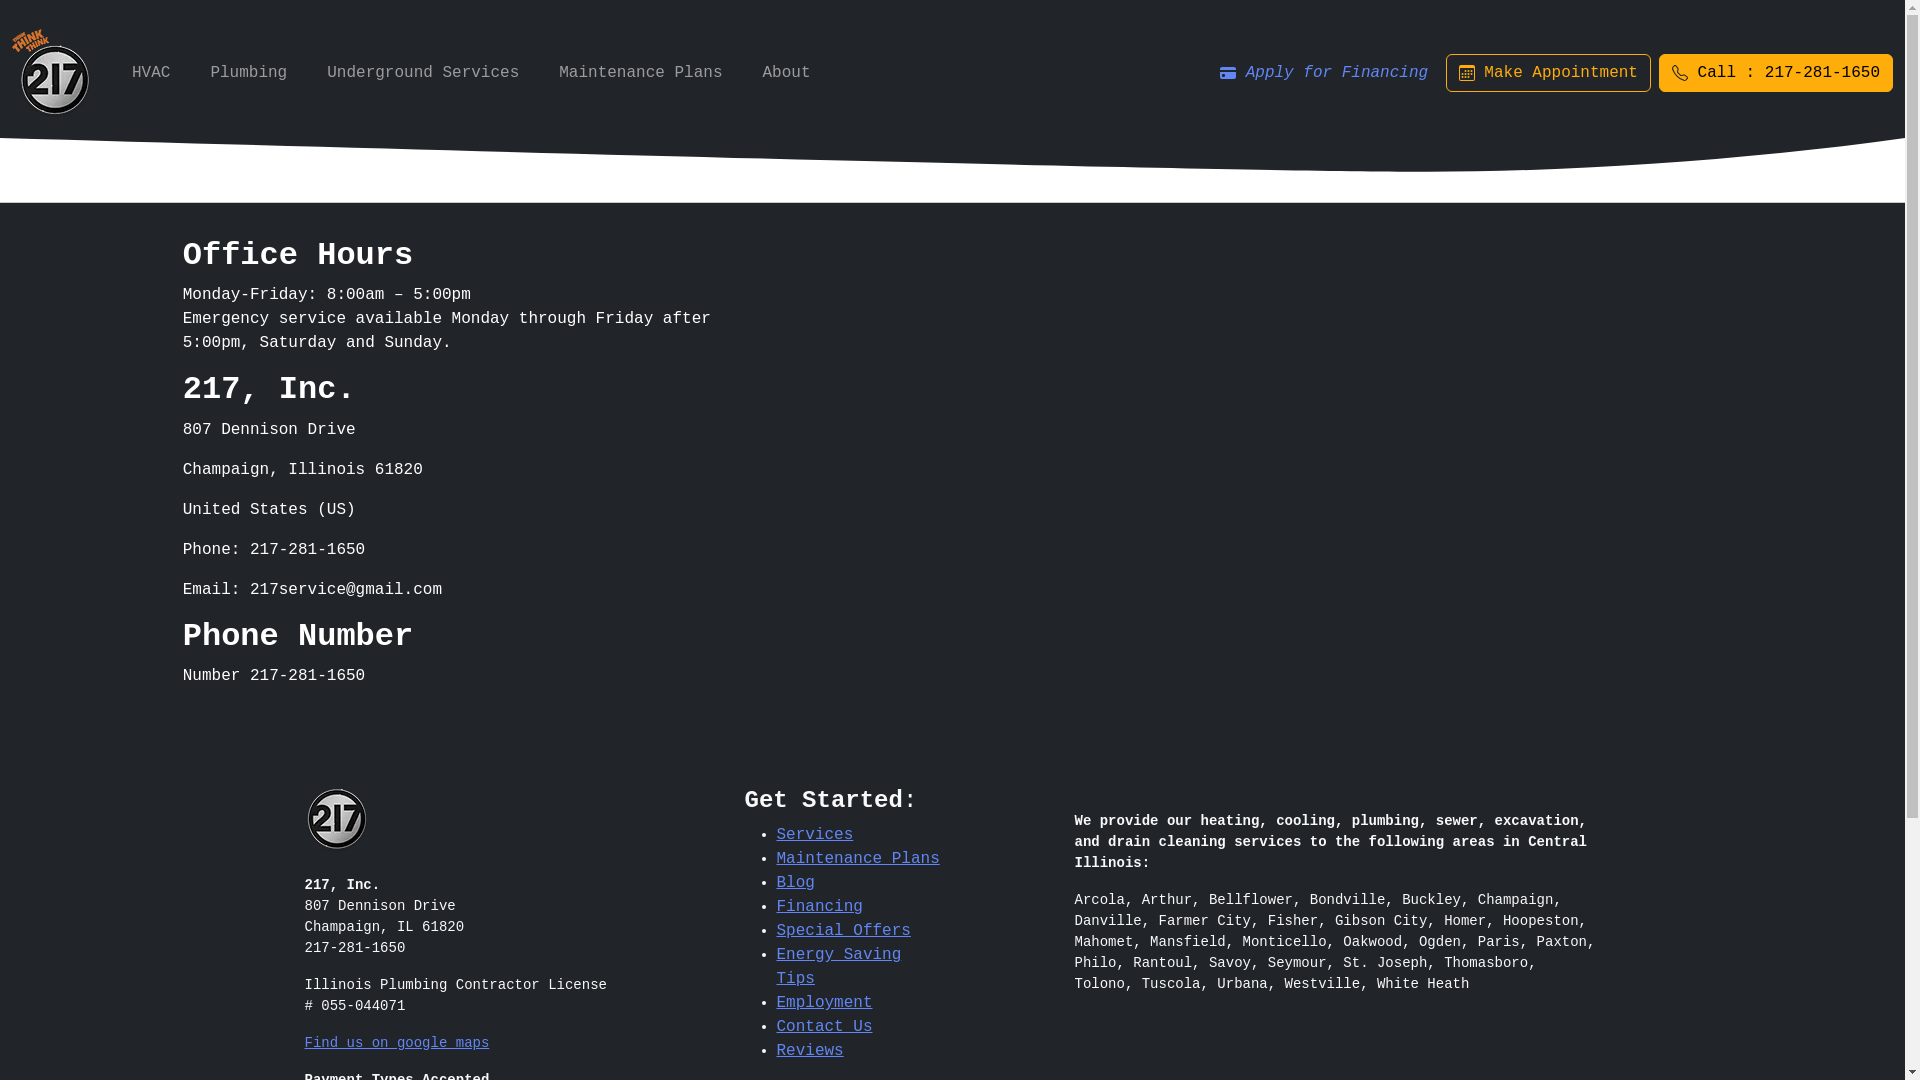 This screenshot has width=1920, height=1080. I want to click on 'Services', so click(814, 834).